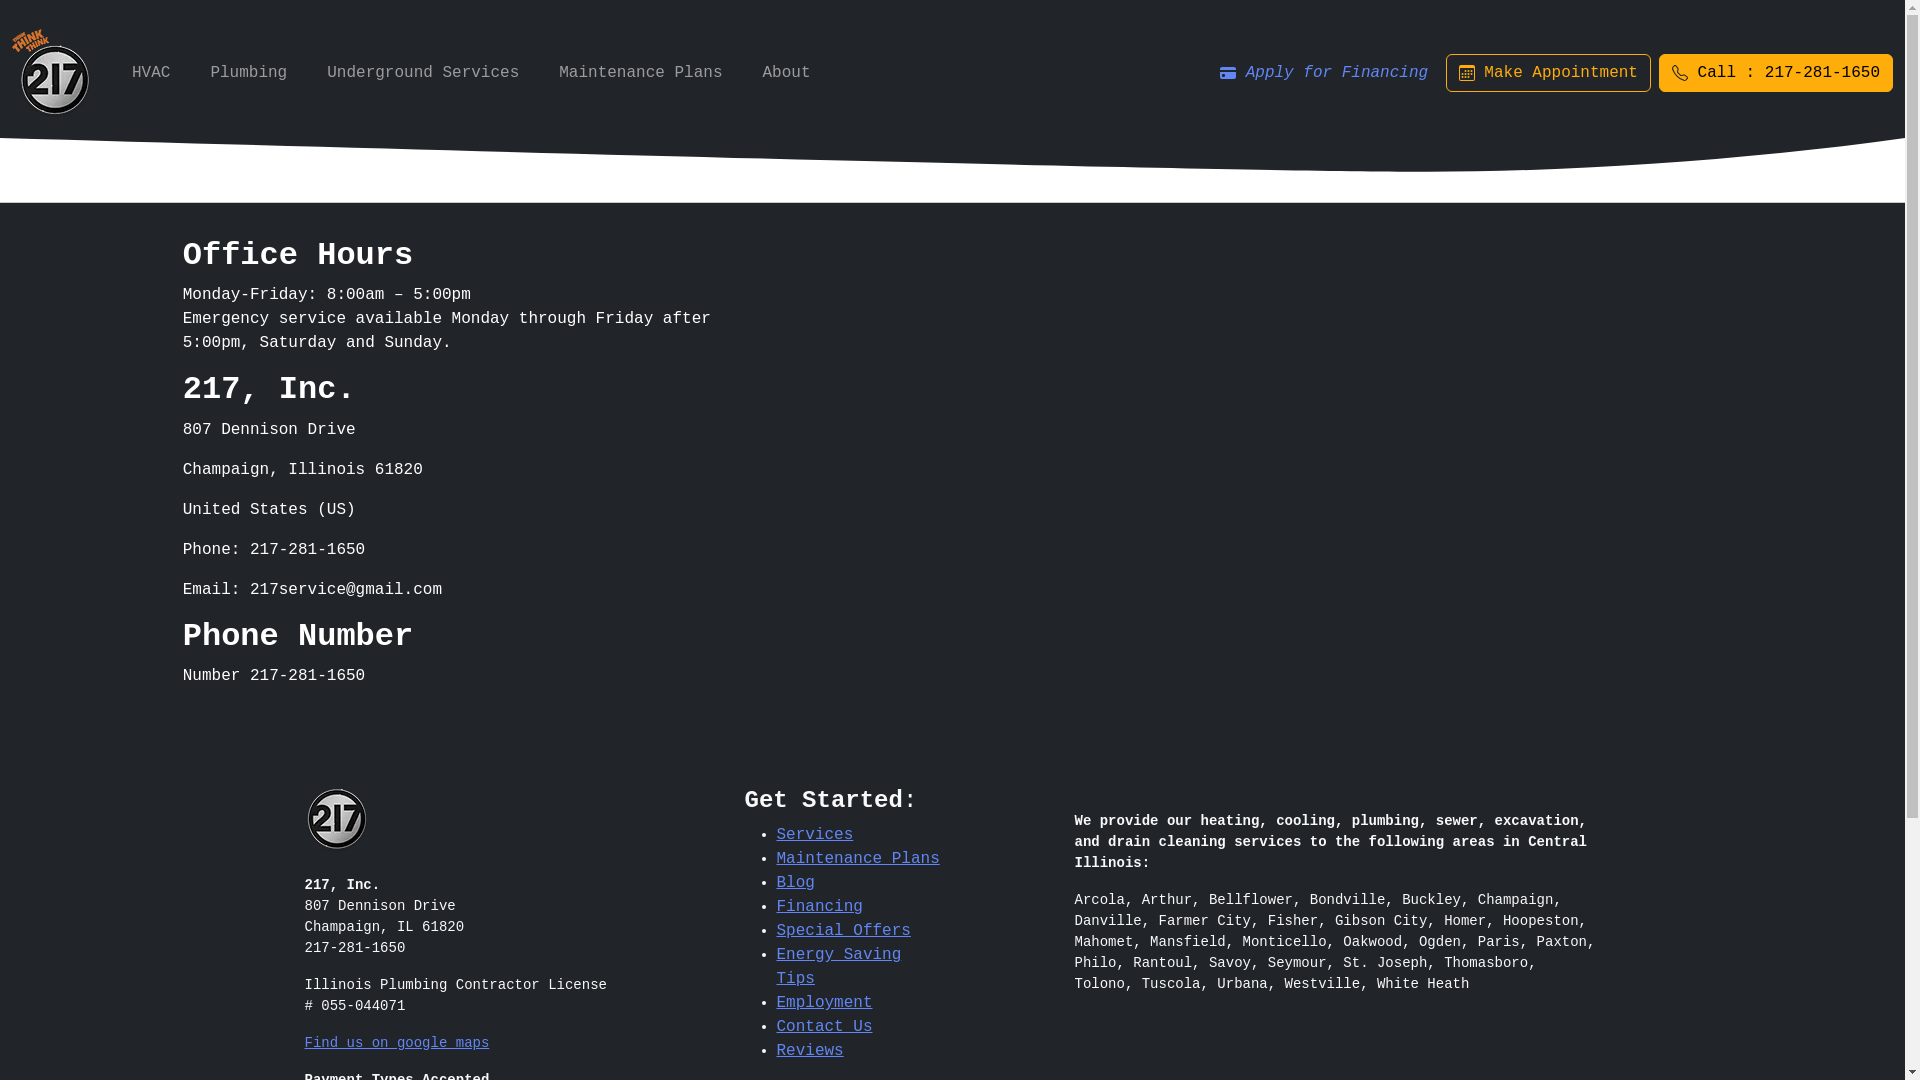 This screenshot has width=1920, height=1080. I want to click on 'Services', so click(814, 834).